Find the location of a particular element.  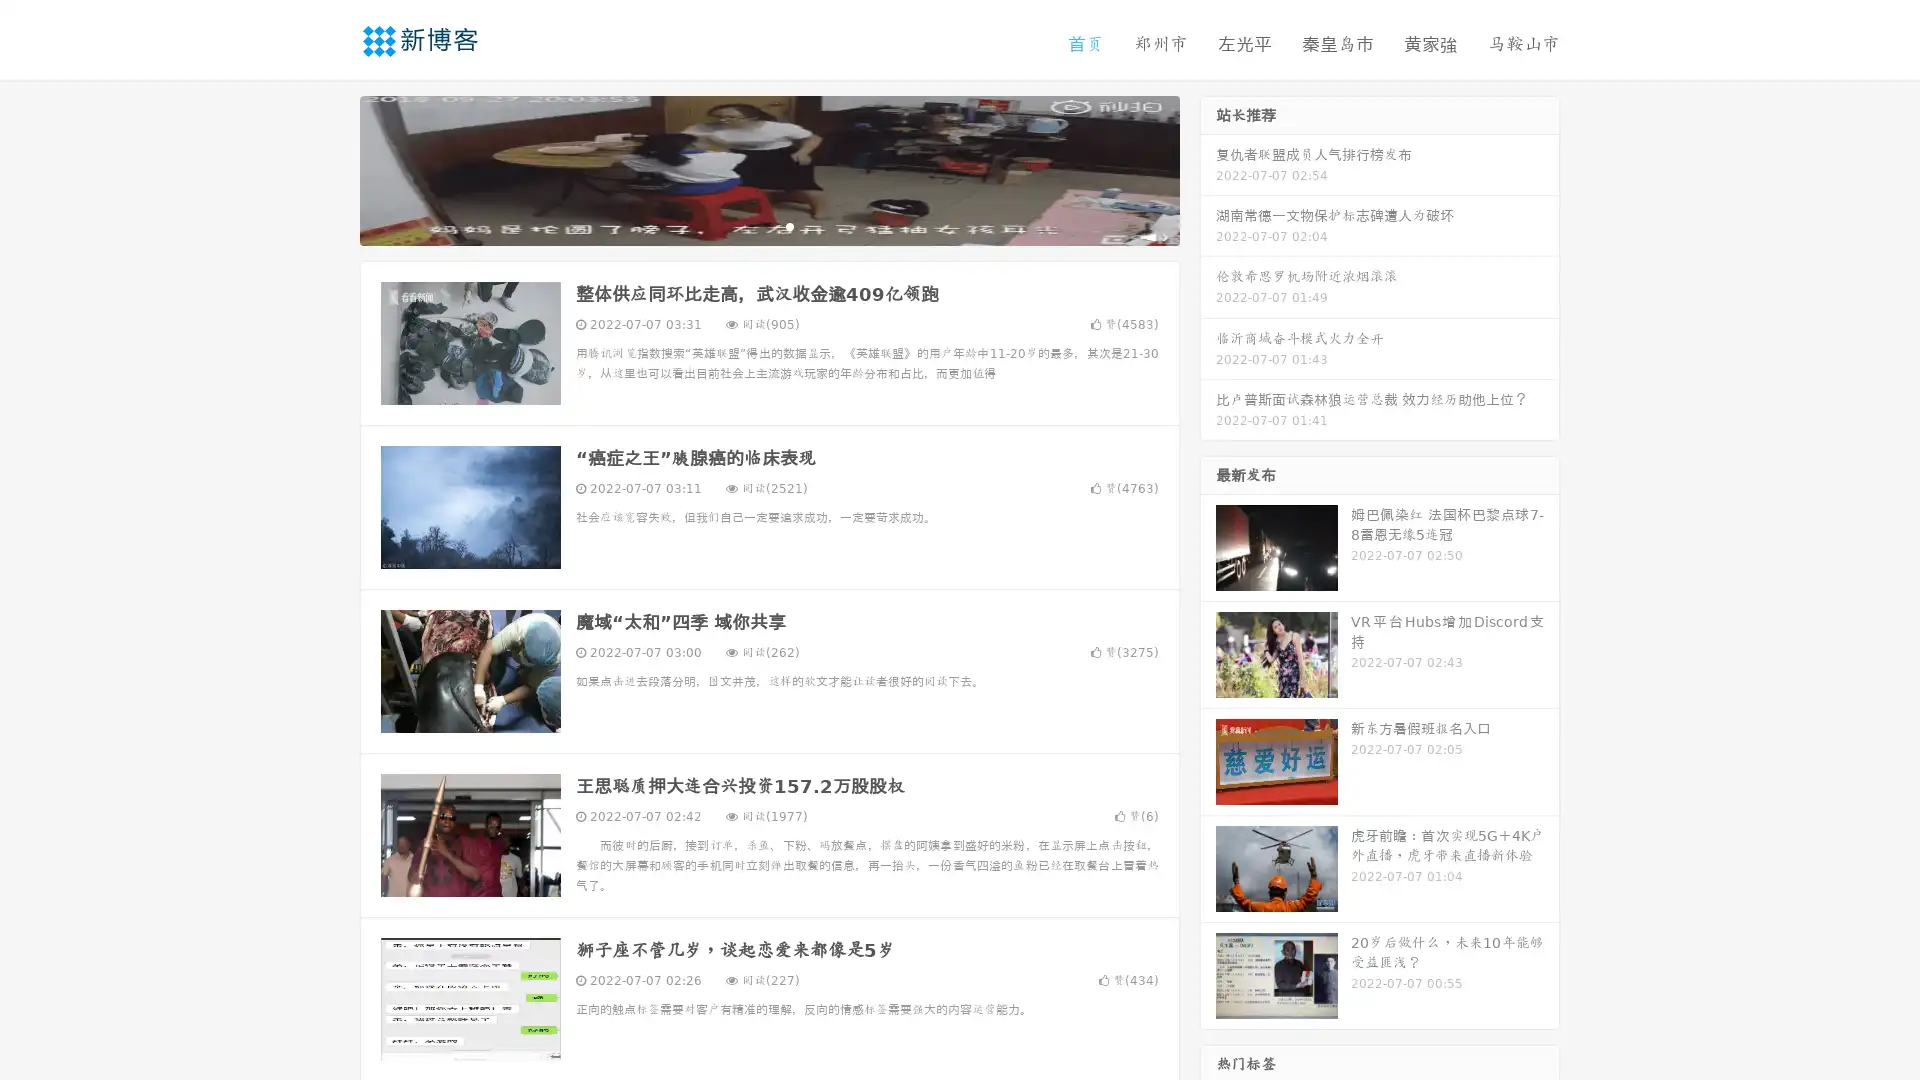

Go to slide 1 is located at coordinates (748, 225).